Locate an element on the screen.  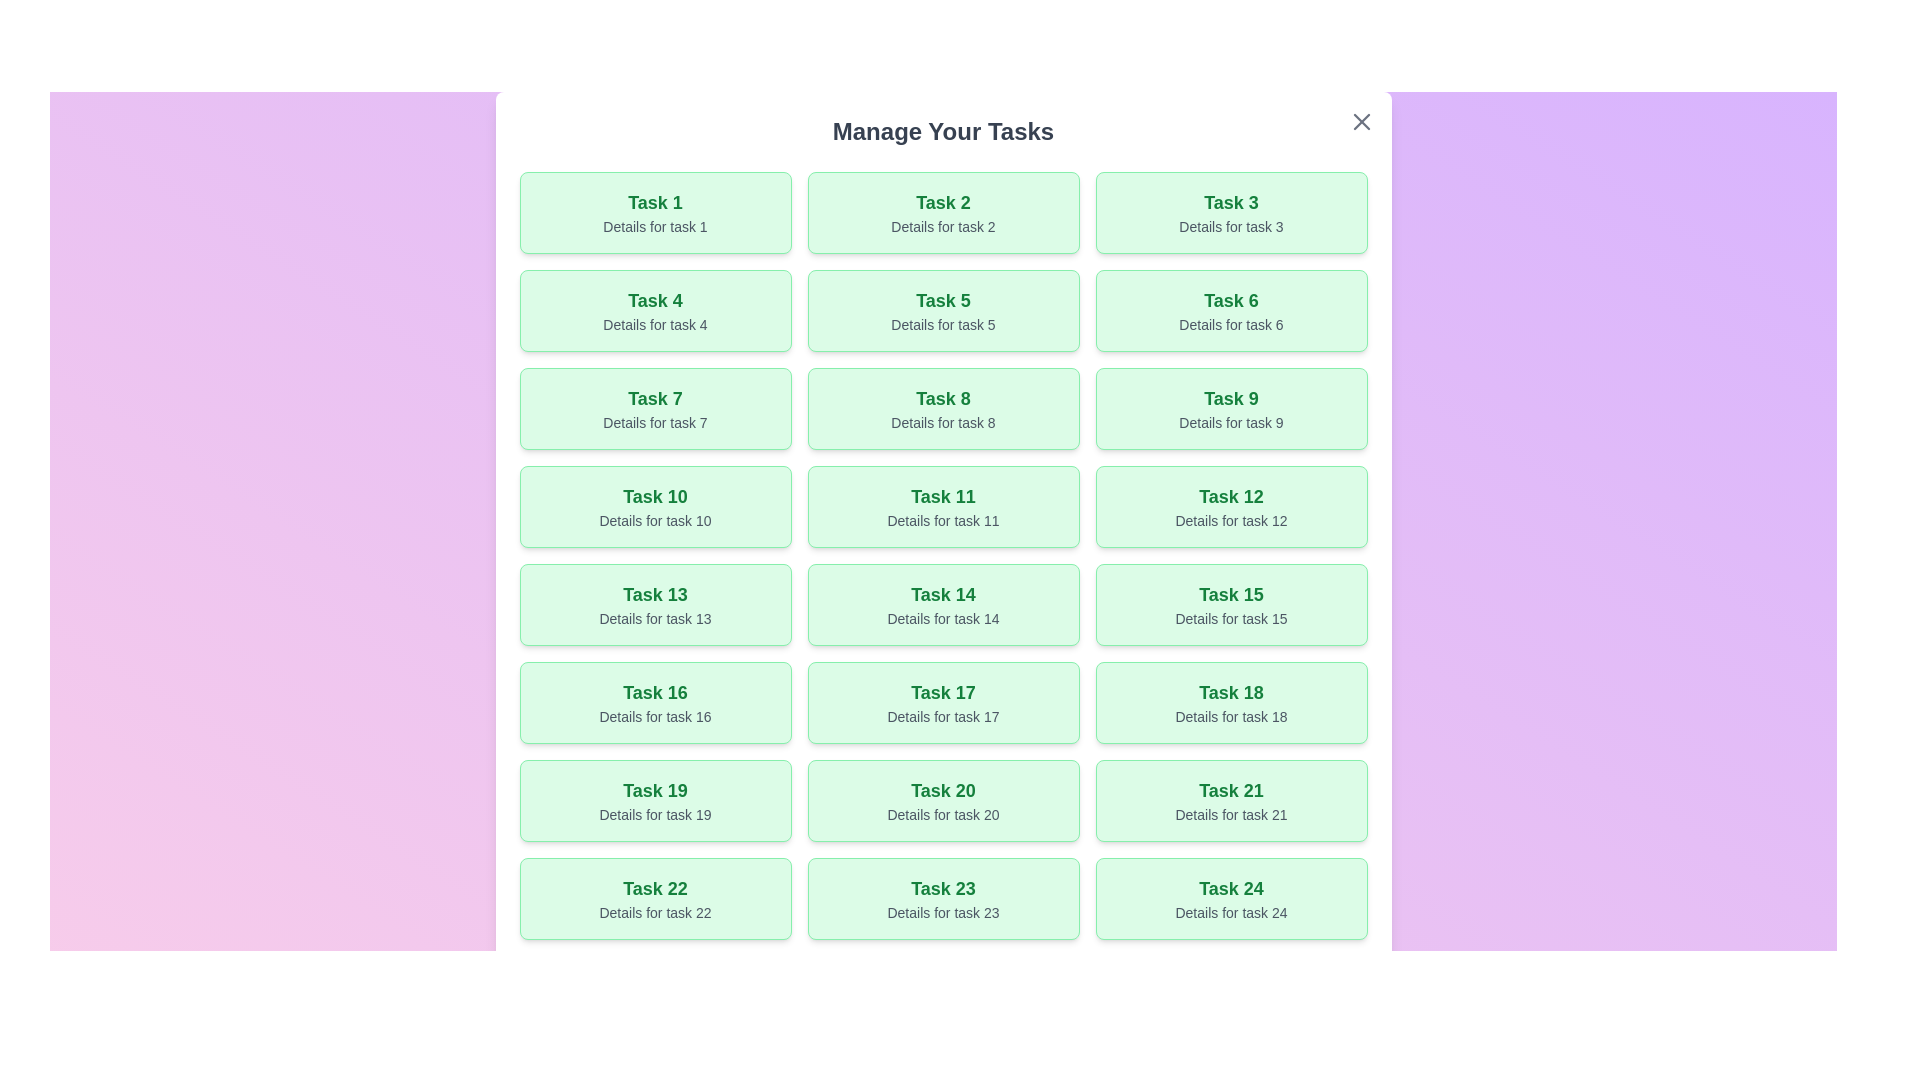
the close button to close the dialog is located at coordinates (1360, 122).